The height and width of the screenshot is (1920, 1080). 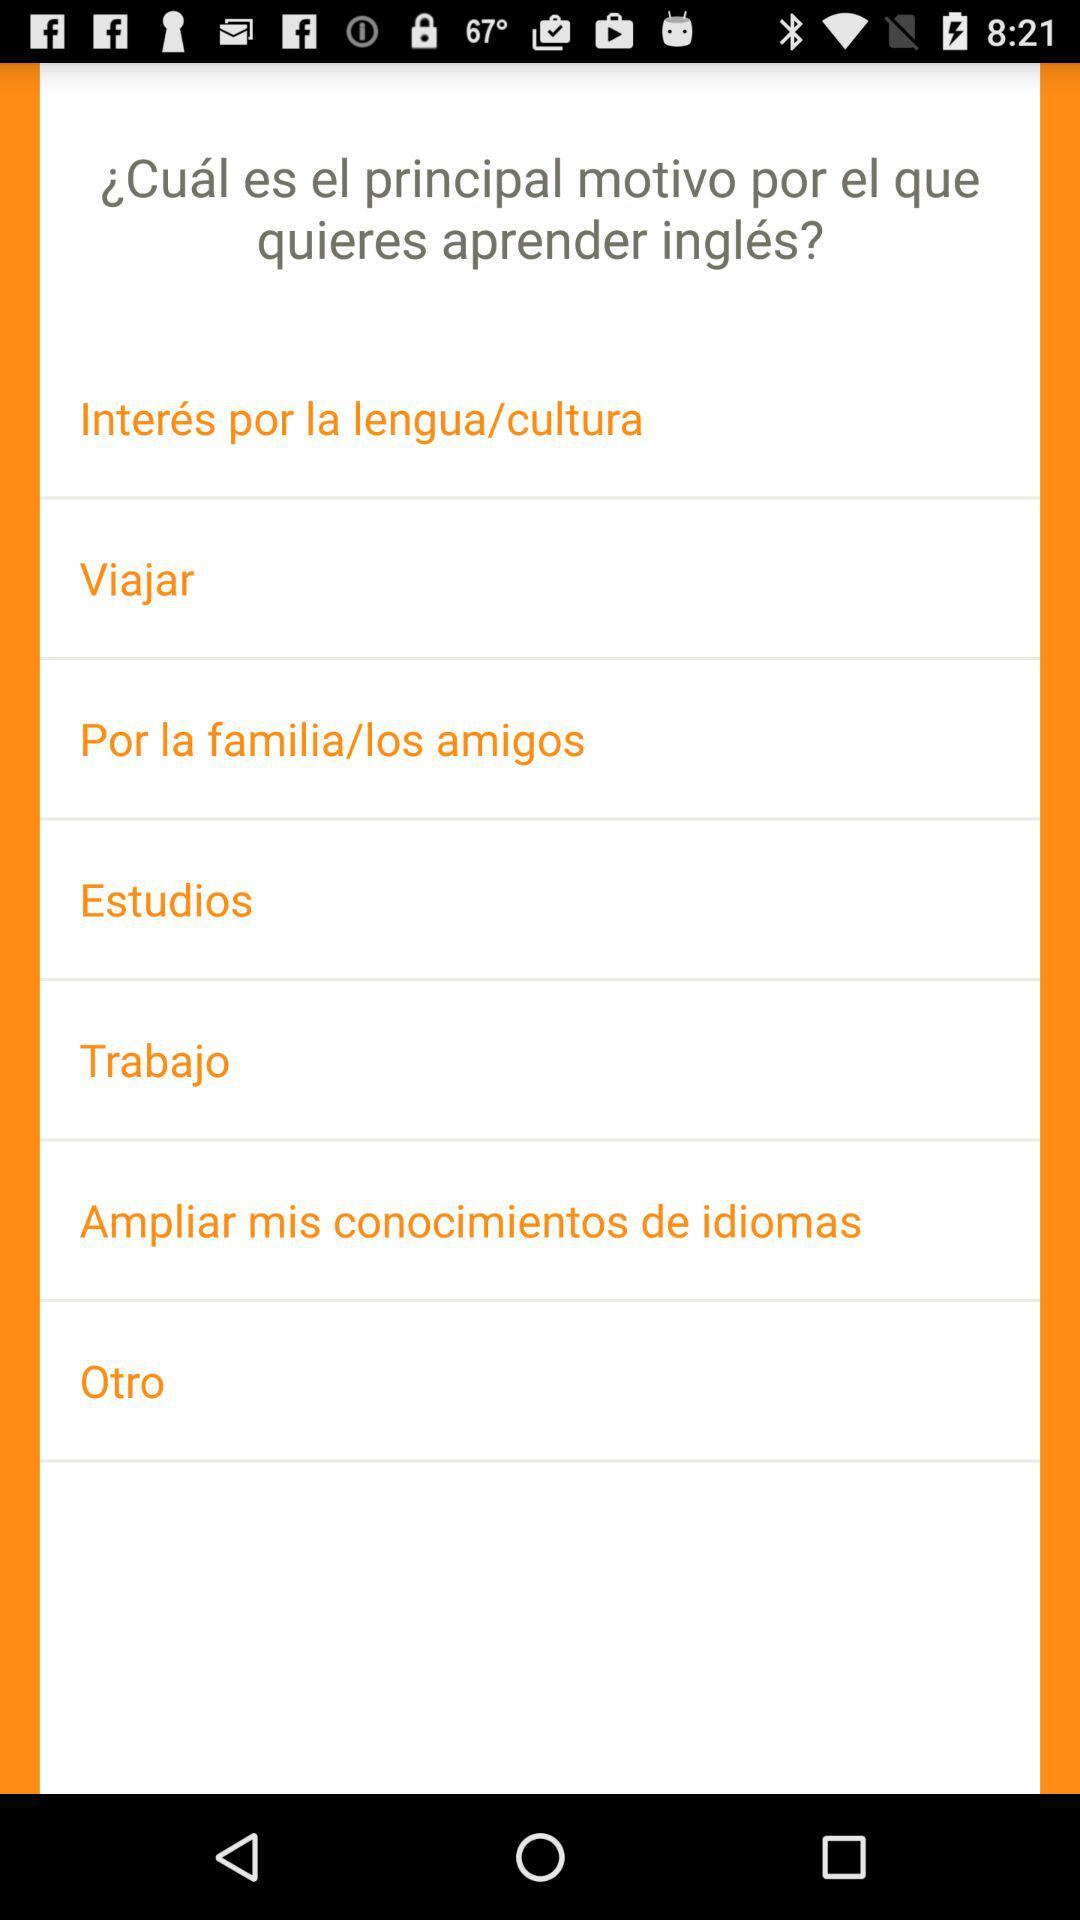 I want to click on app above trabajo app, so click(x=540, y=898).